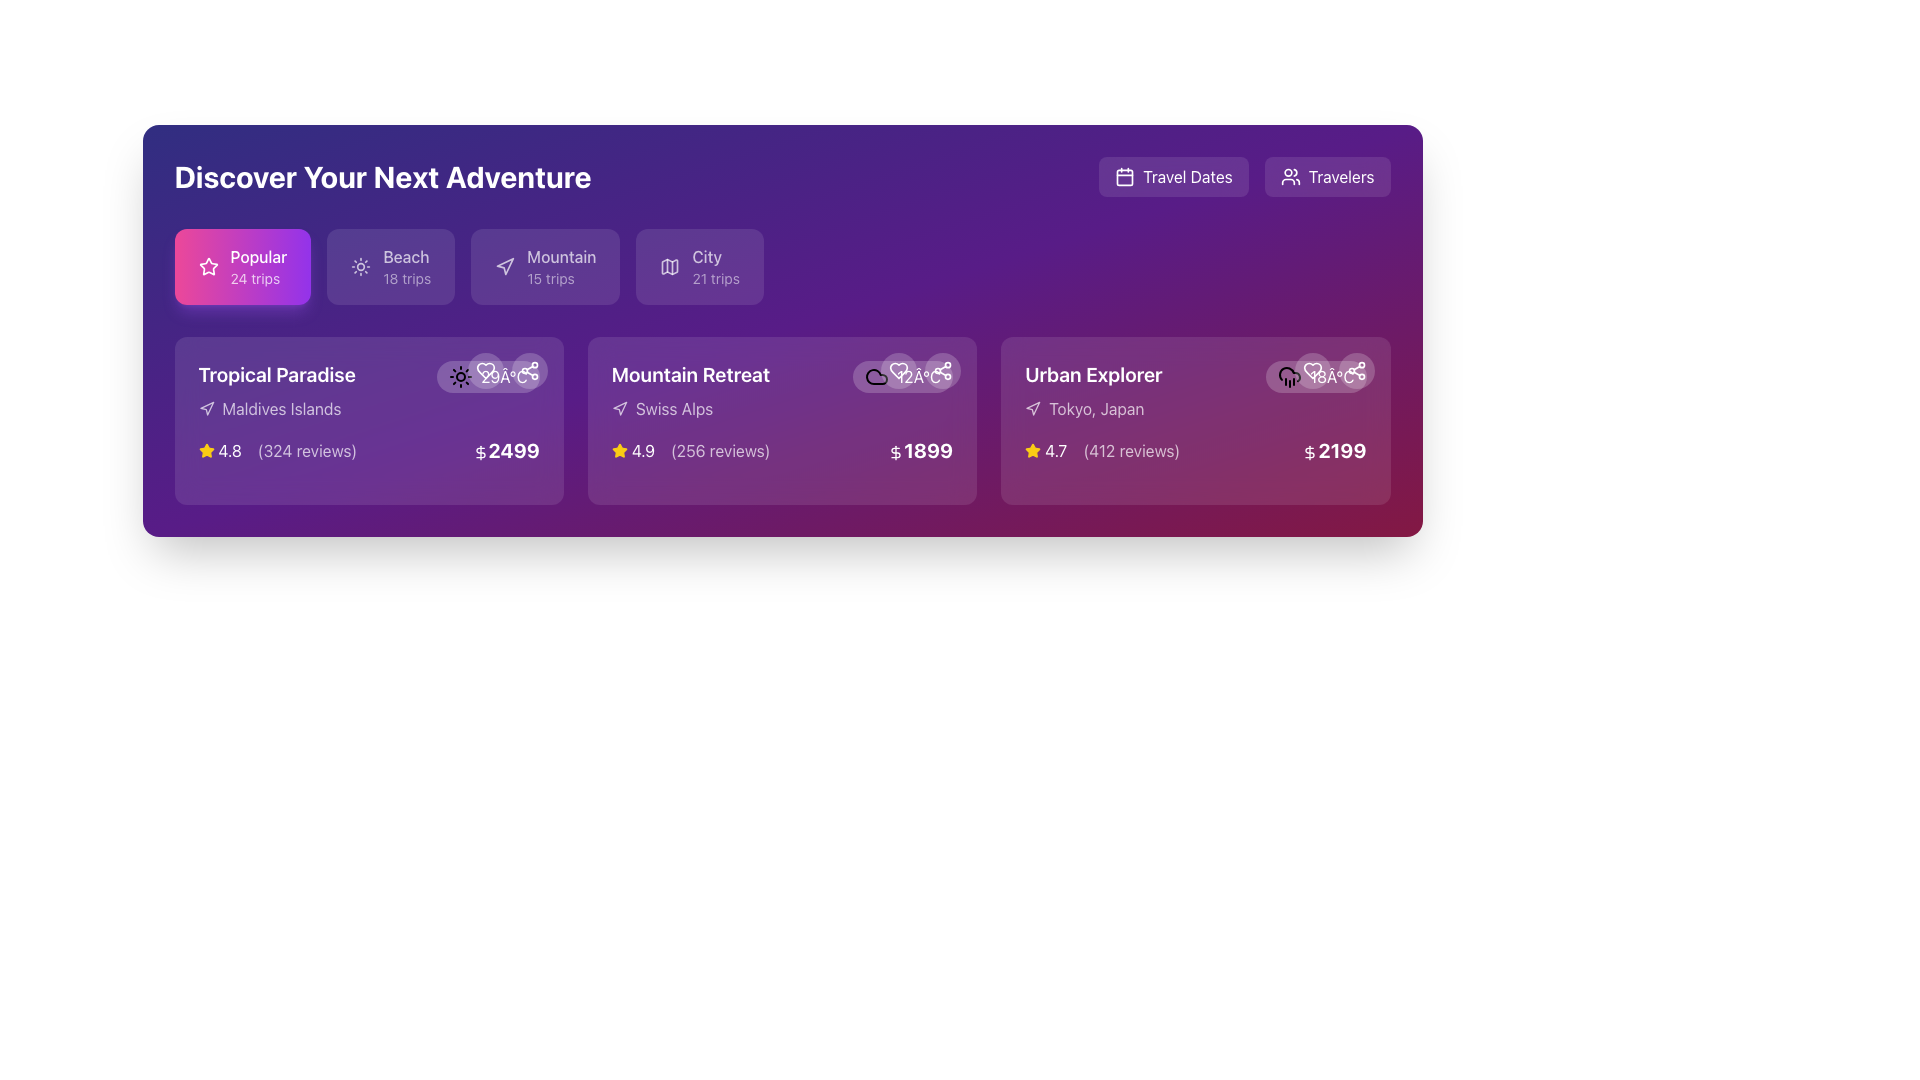 The height and width of the screenshot is (1080, 1920). Describe the element at coordinates (505, 265) in the screenshot. I see `the minimalistic navigation arrow icon located within the 'Mountain 15 trips' button, which is the third navigation tab below the 'Discover Your Next Adventure' heading` at that location.